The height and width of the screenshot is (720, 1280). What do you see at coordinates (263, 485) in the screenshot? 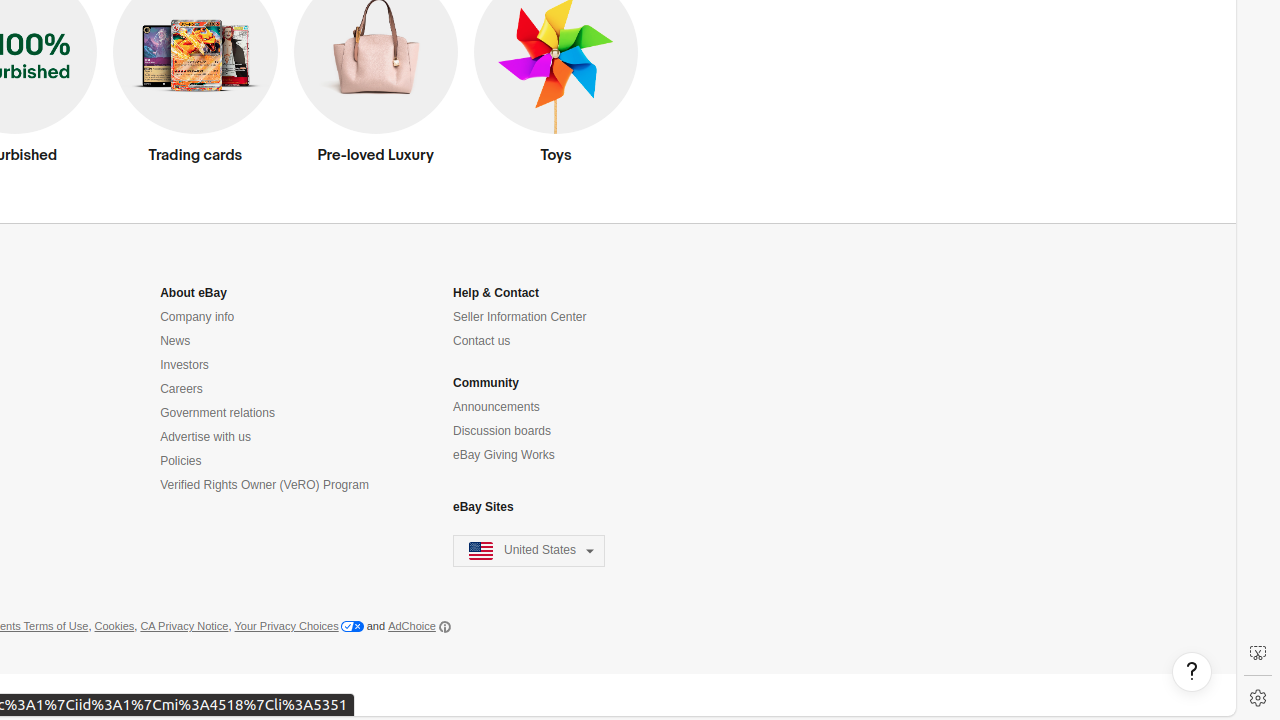
I see `'Verified Rights Owner (VeRO) Program'` at bounding box center [263, 485].